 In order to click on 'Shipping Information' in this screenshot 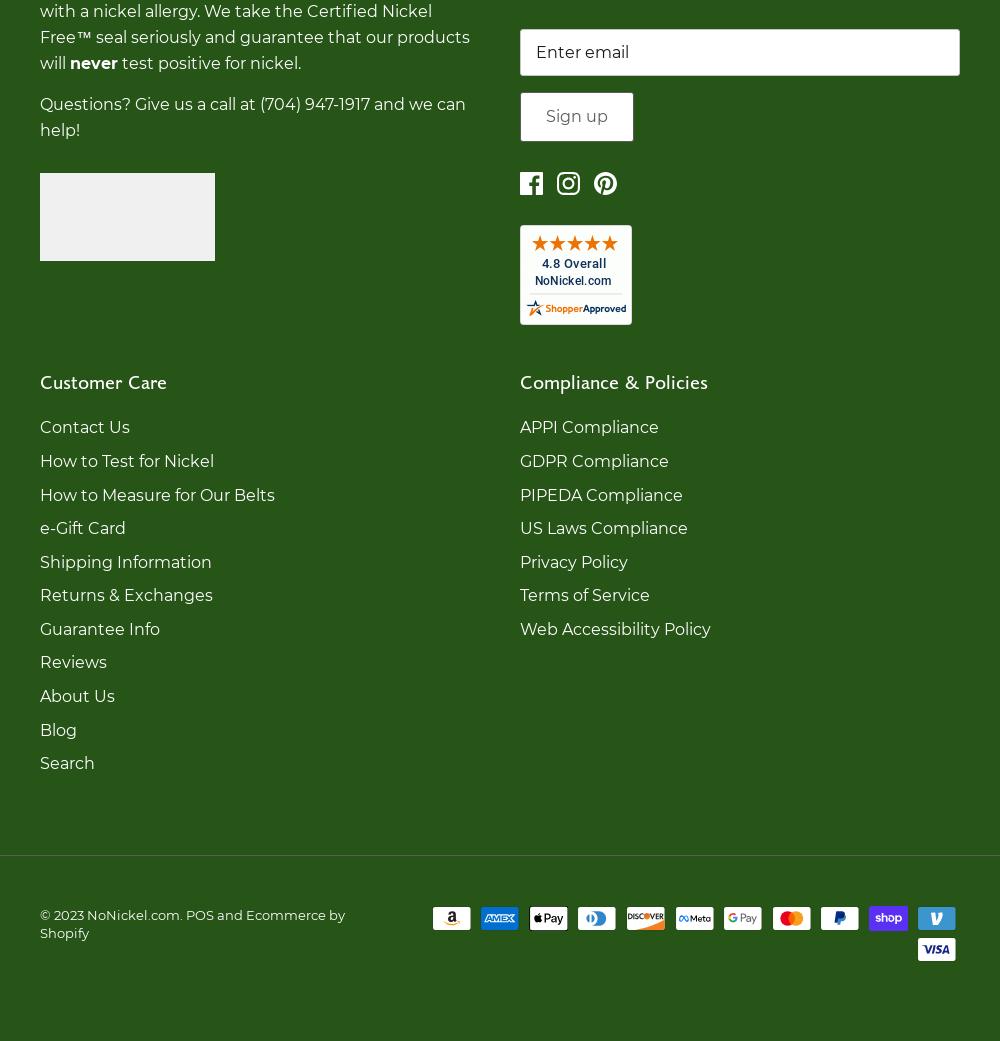, I will do `click(126, 561)`.